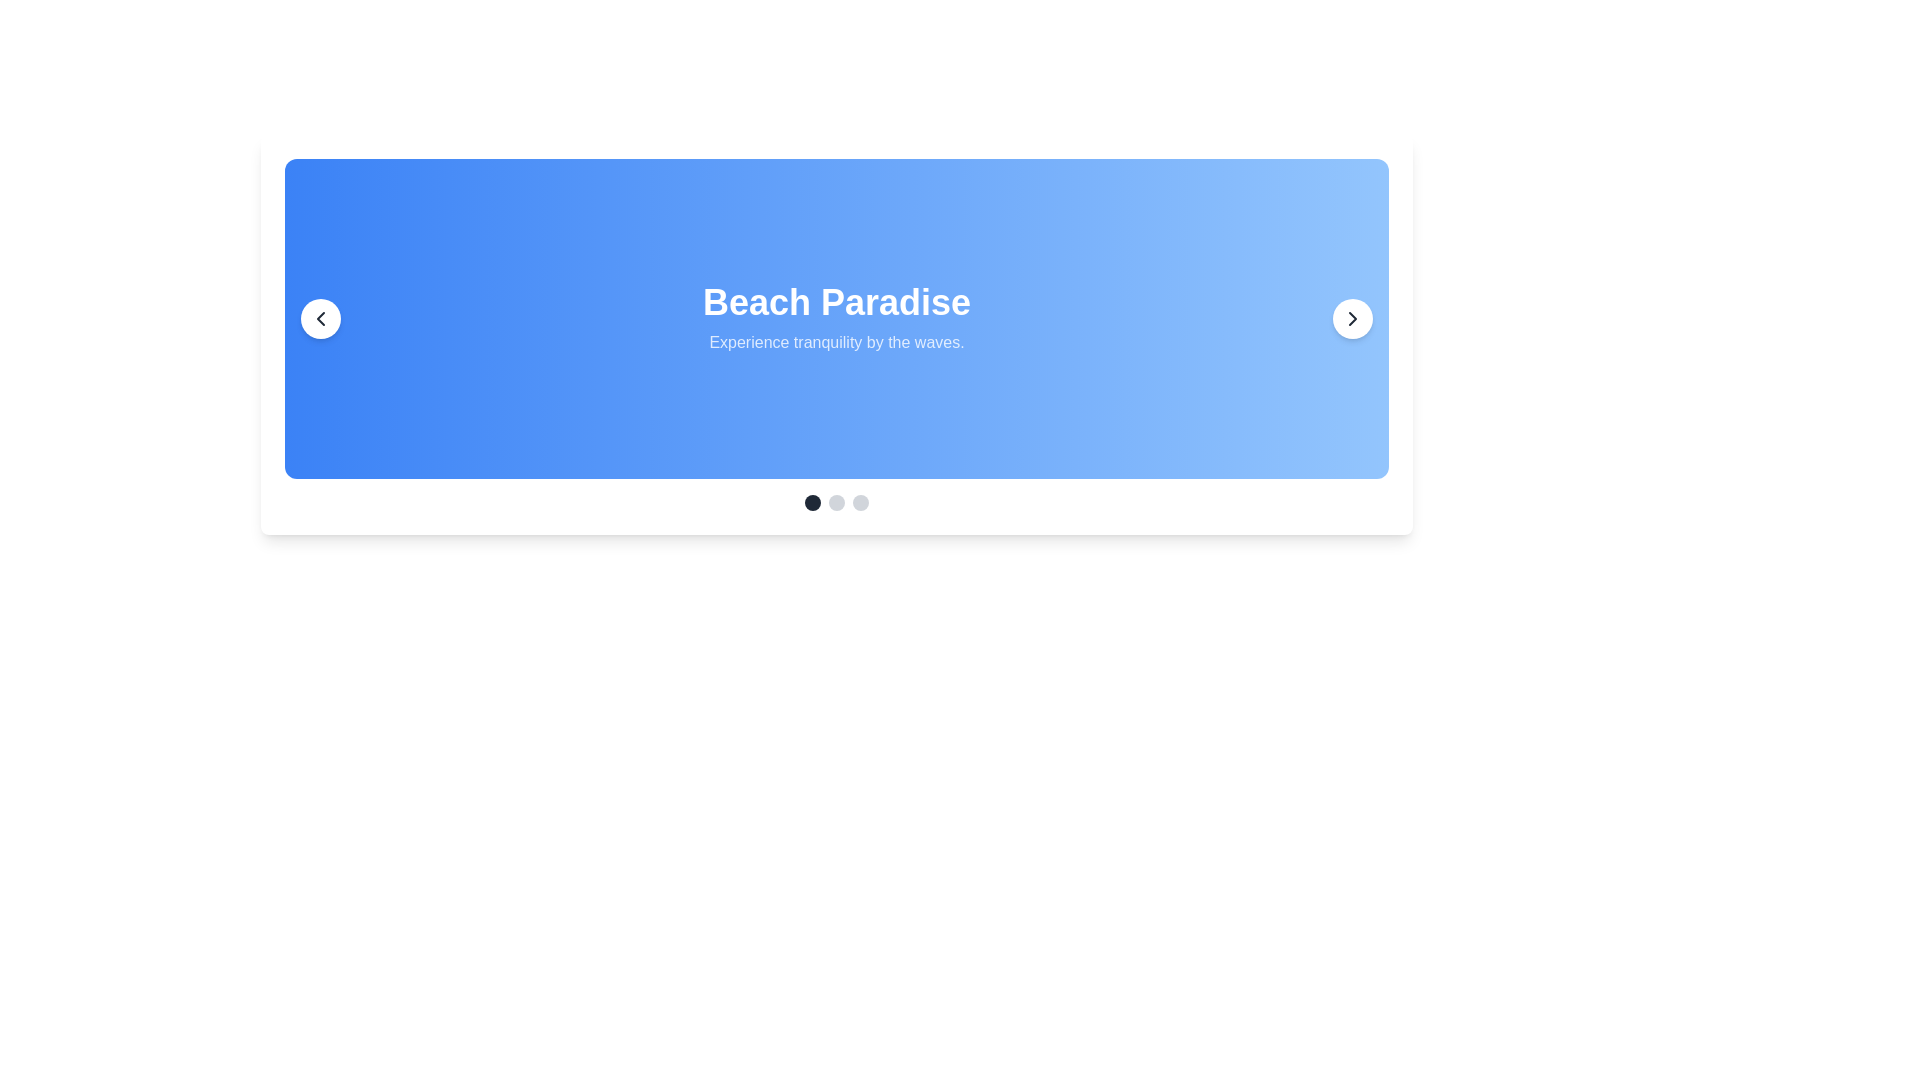  I want to click on the backward navigation icon located in the upper-left portion of the circular button within the central blue section, so click(321, 318).